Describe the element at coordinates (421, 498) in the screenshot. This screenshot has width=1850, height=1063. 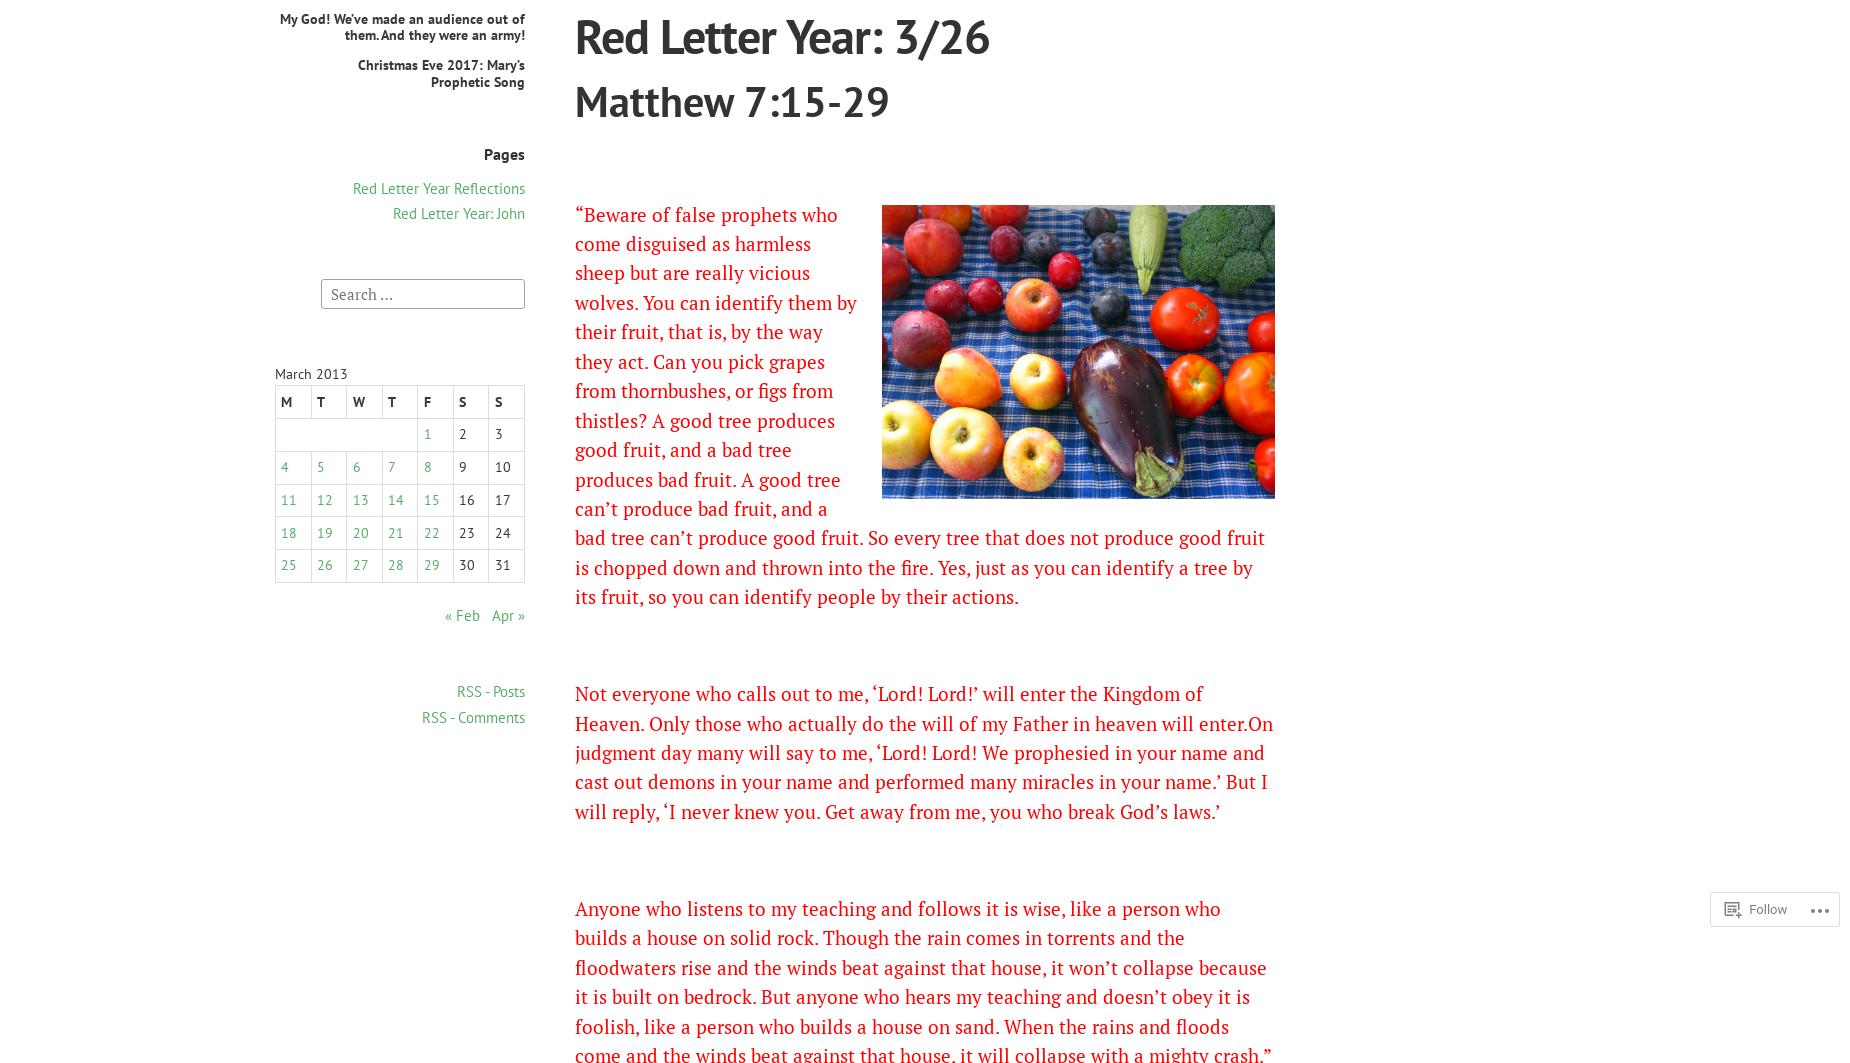
I see `'15'` at that location.